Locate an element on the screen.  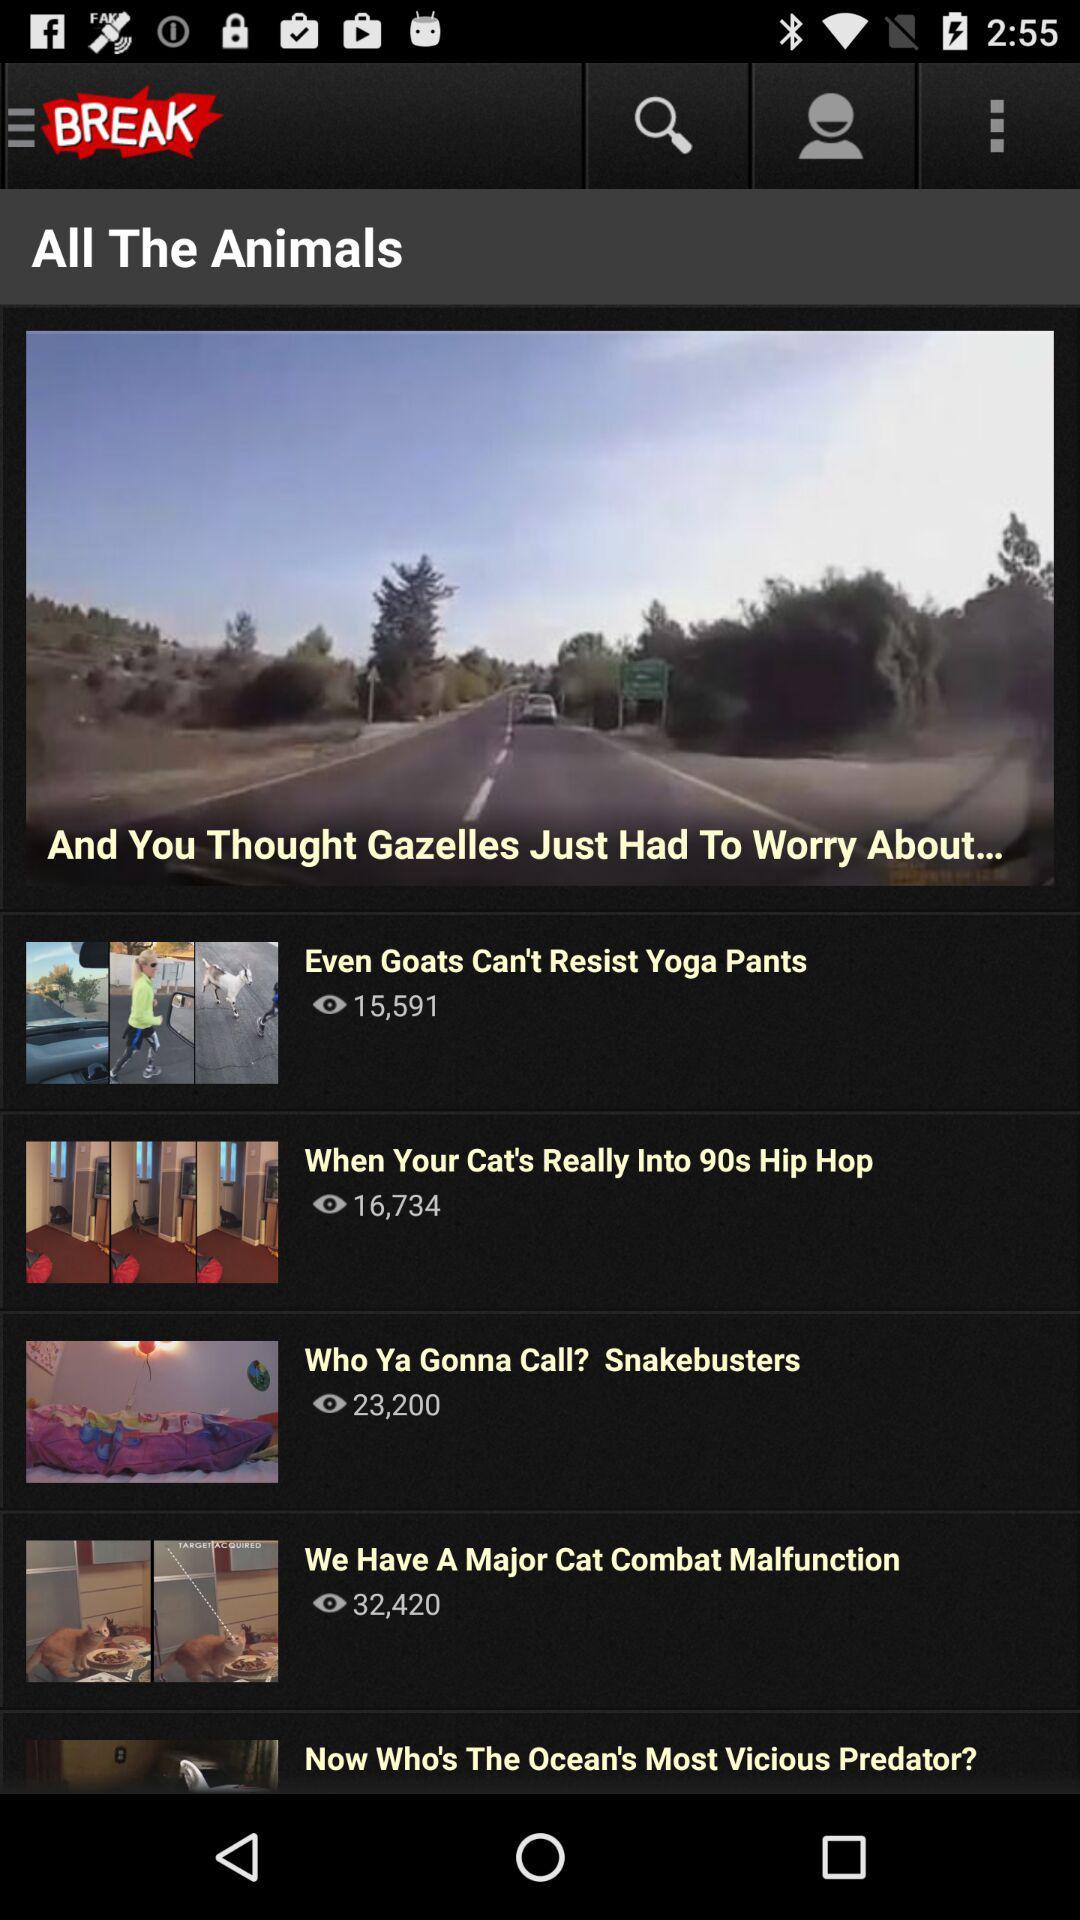
the when your cat app is located at coordinates (588, 1159).